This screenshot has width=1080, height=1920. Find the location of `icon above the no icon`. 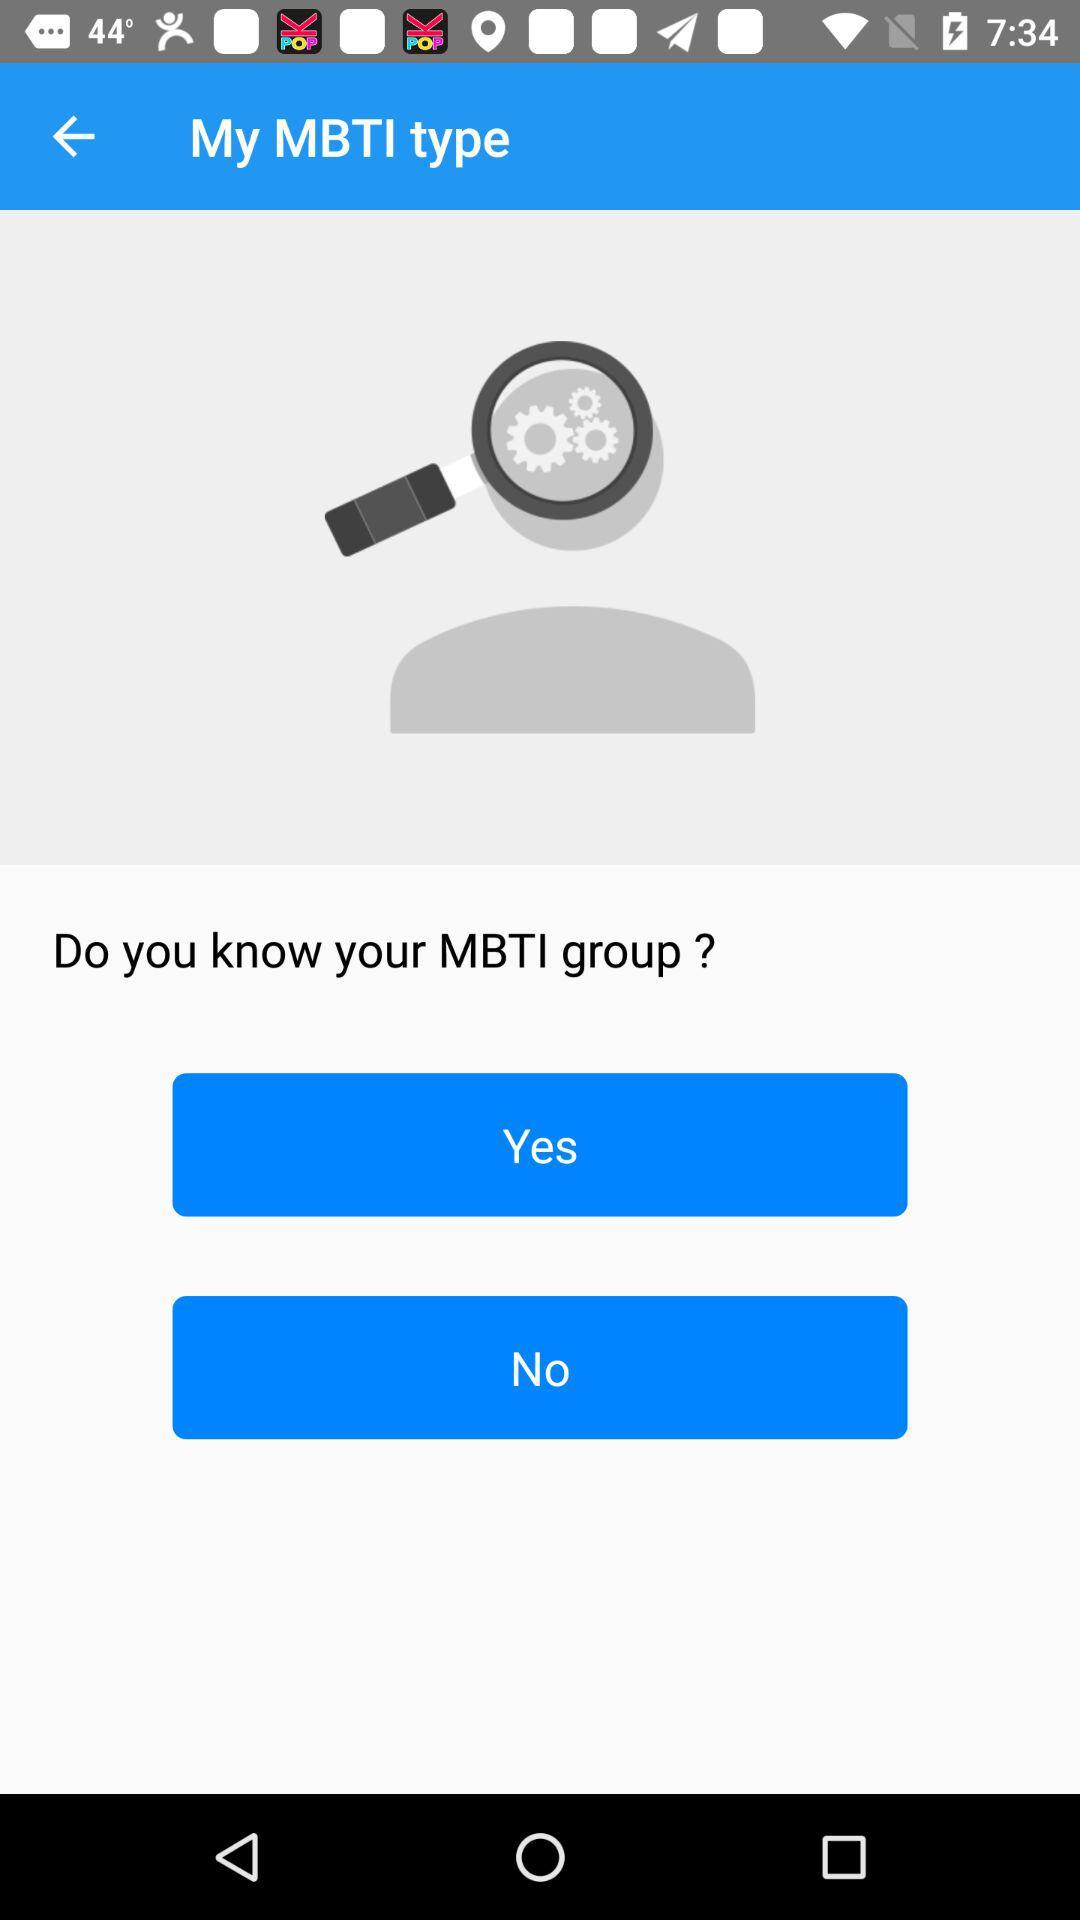

icon above the no icon is located at coordinates (540, 1144).